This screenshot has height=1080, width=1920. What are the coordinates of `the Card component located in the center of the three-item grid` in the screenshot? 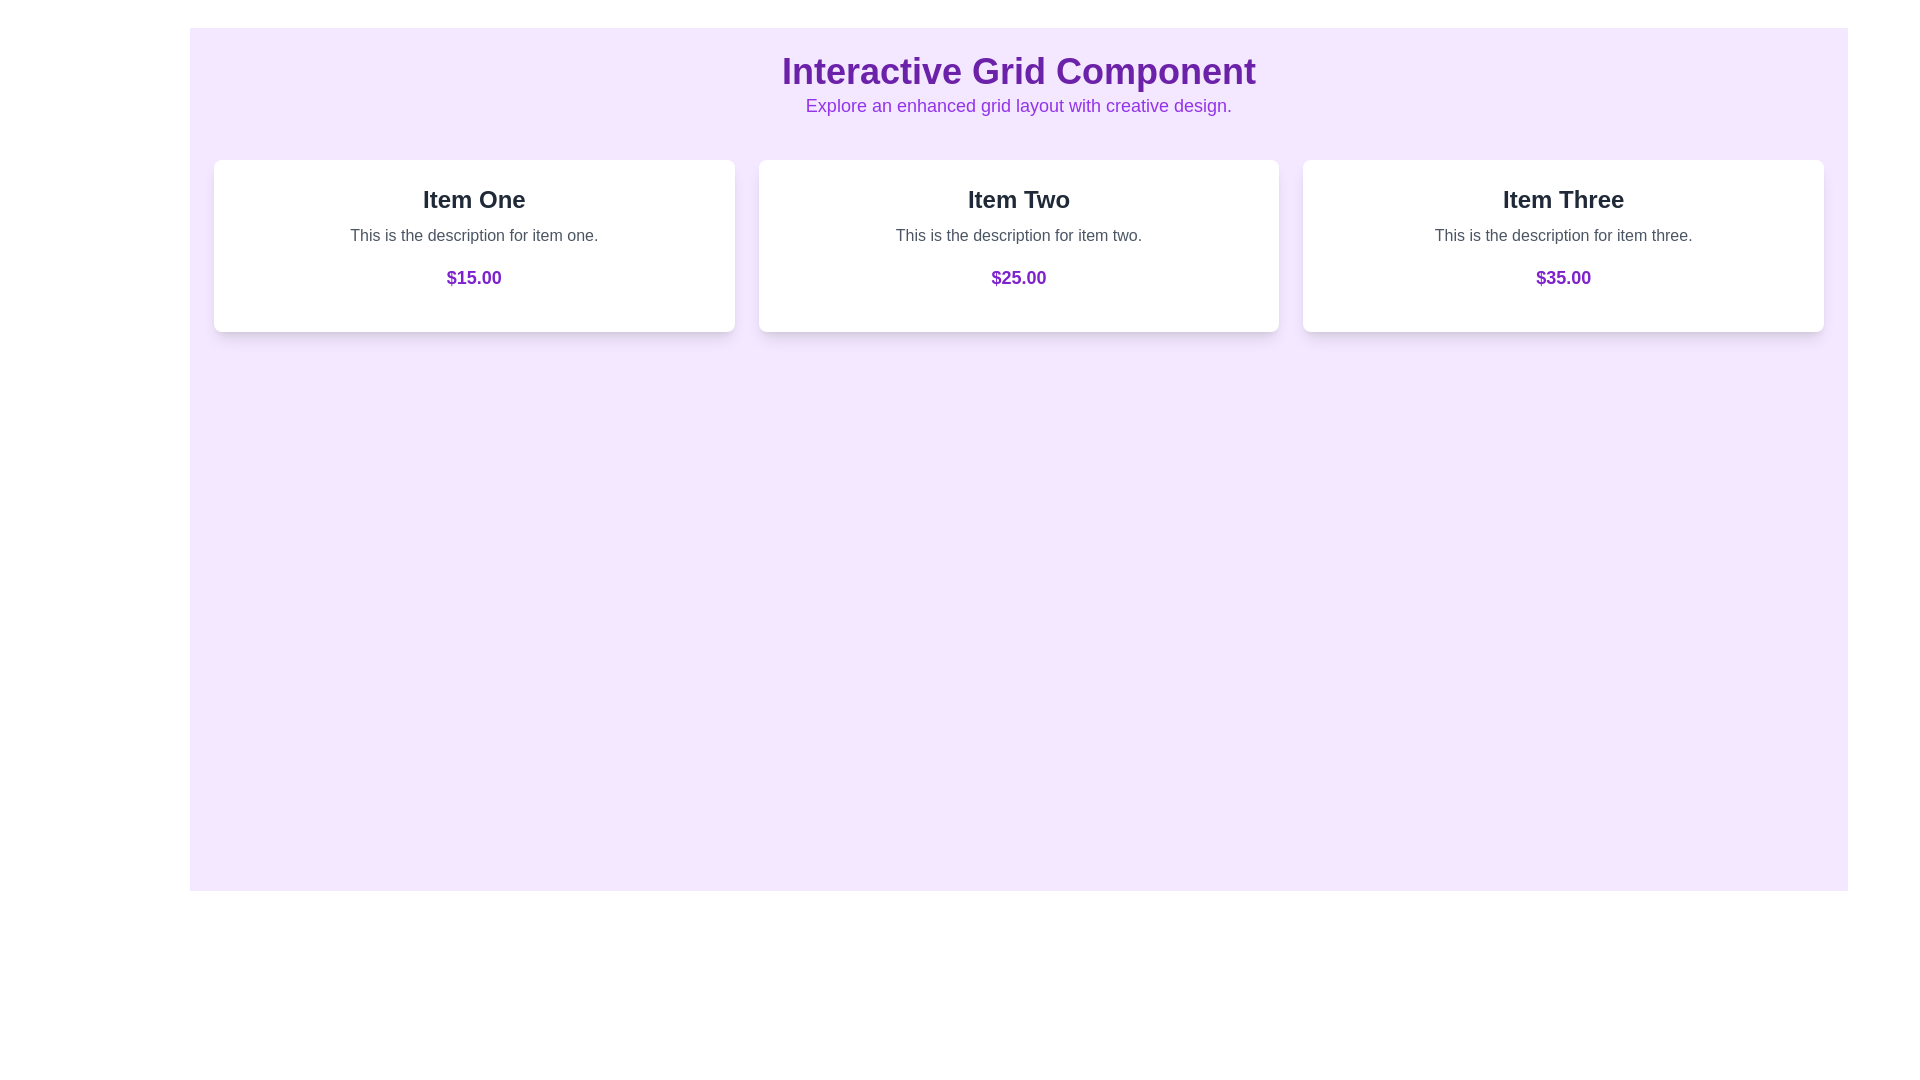 It's located at (1018, 245).